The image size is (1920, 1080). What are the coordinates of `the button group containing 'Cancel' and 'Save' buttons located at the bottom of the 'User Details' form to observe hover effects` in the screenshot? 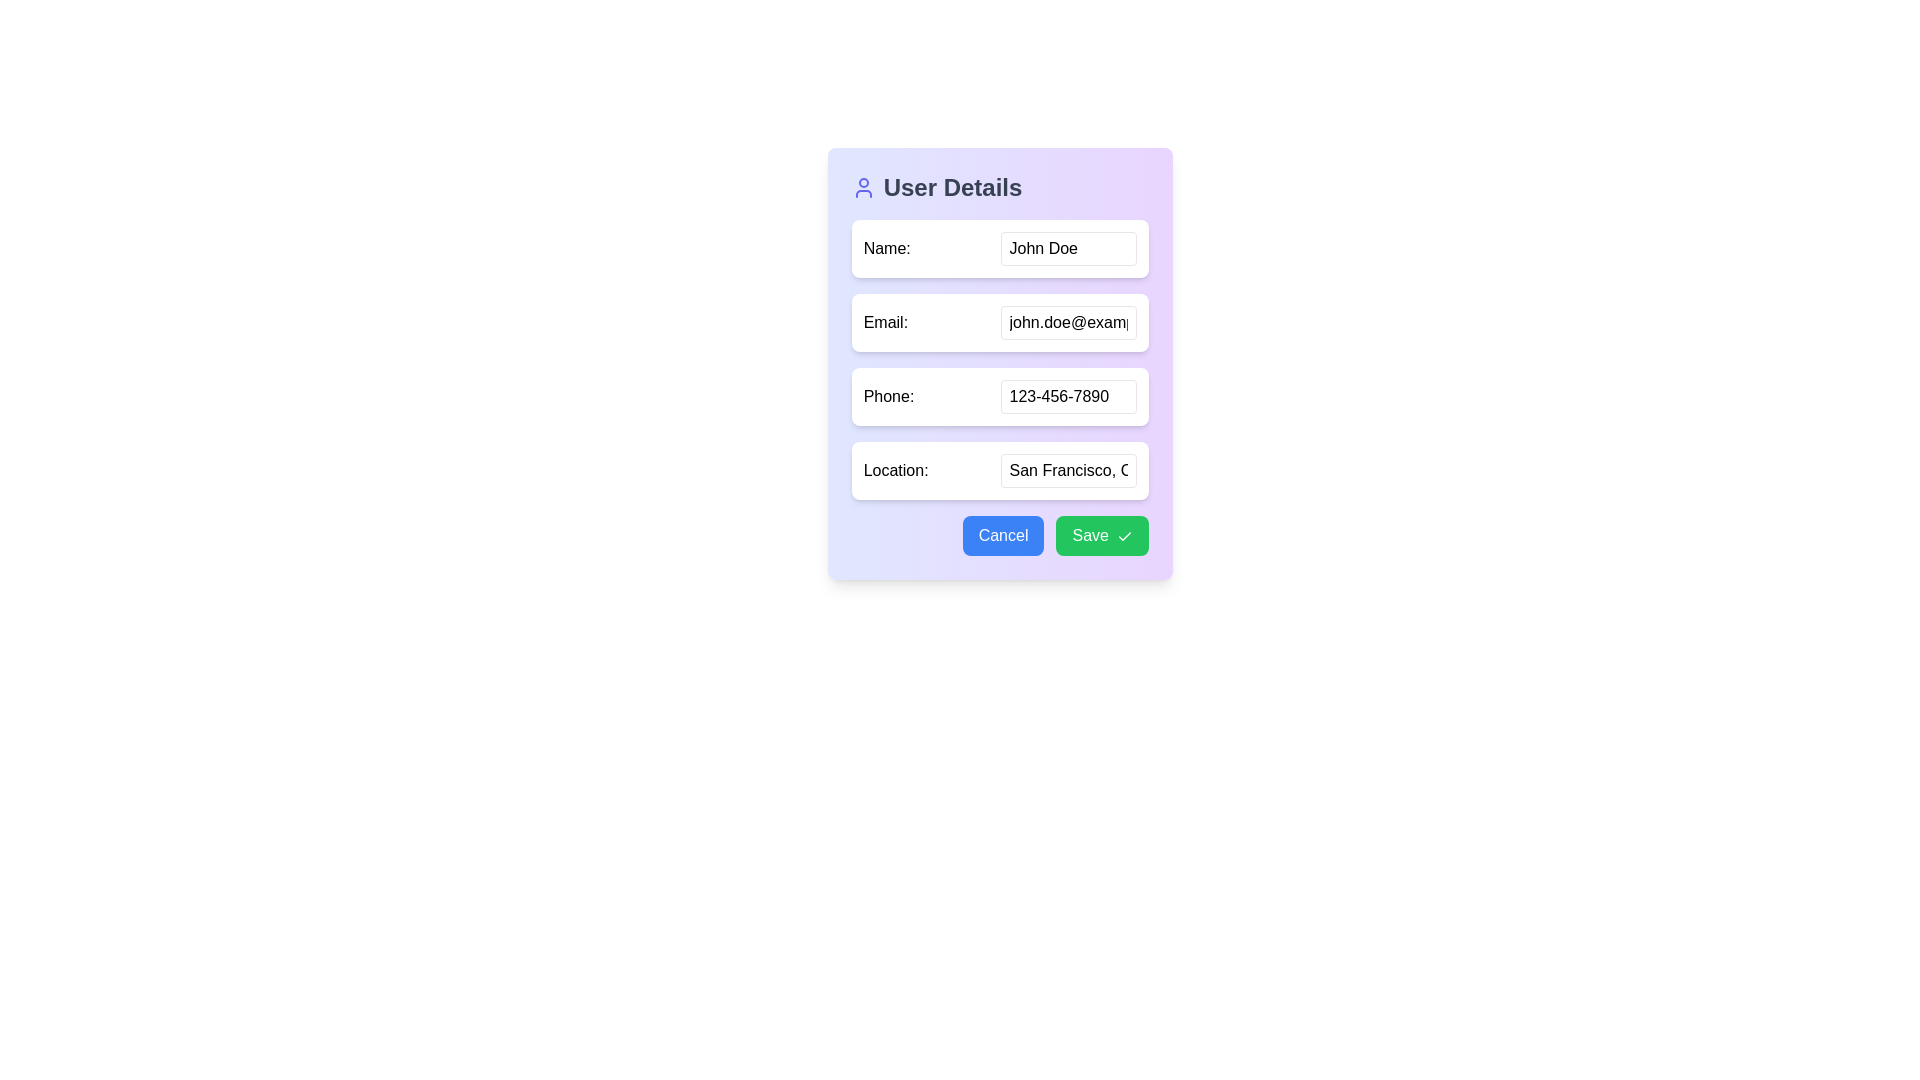 It's located at (1000, 535).